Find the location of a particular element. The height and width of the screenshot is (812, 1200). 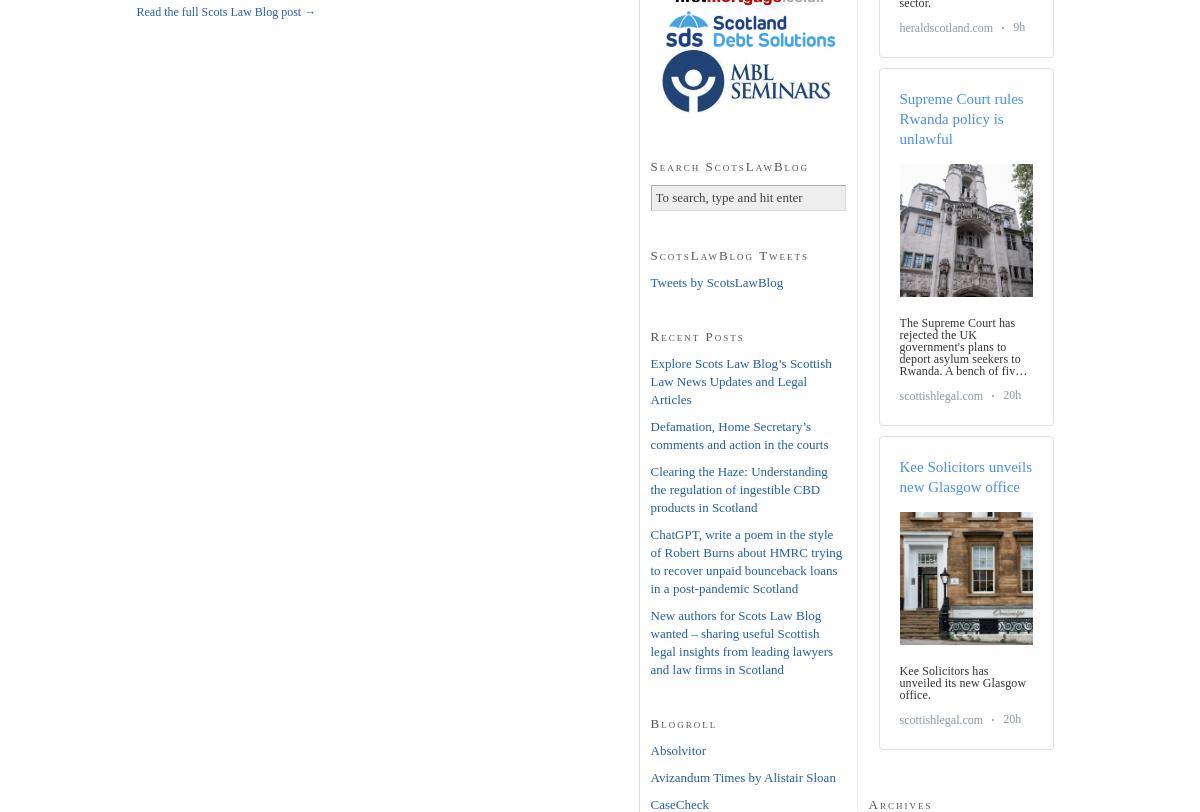

'Read the full Scots Law Blog post →' is located at coordinates (224, 12).